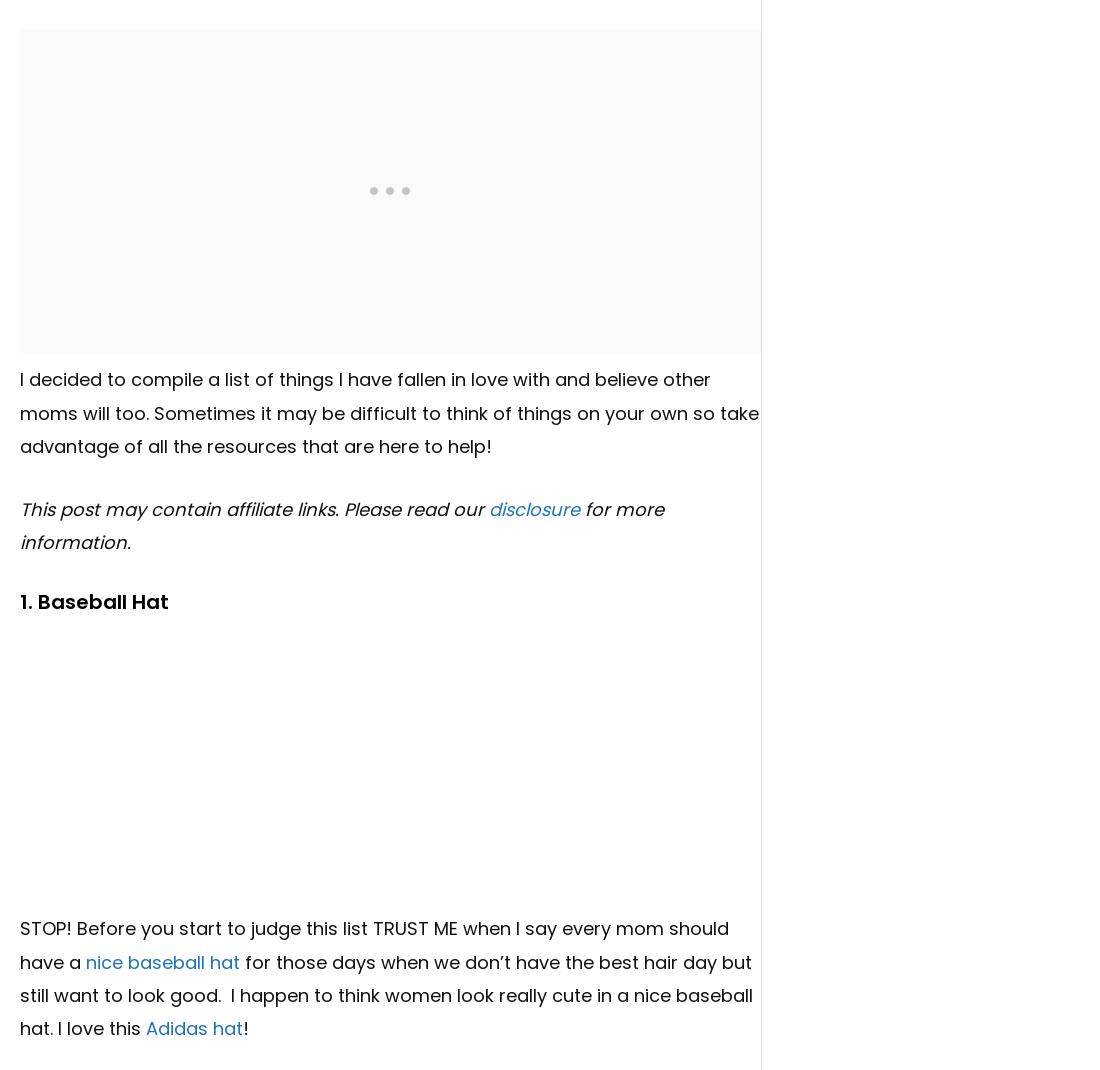 The height and width of the screenshot is (1070, 1100). I want to click on '1. Baseball Hat', so click(94, 600).